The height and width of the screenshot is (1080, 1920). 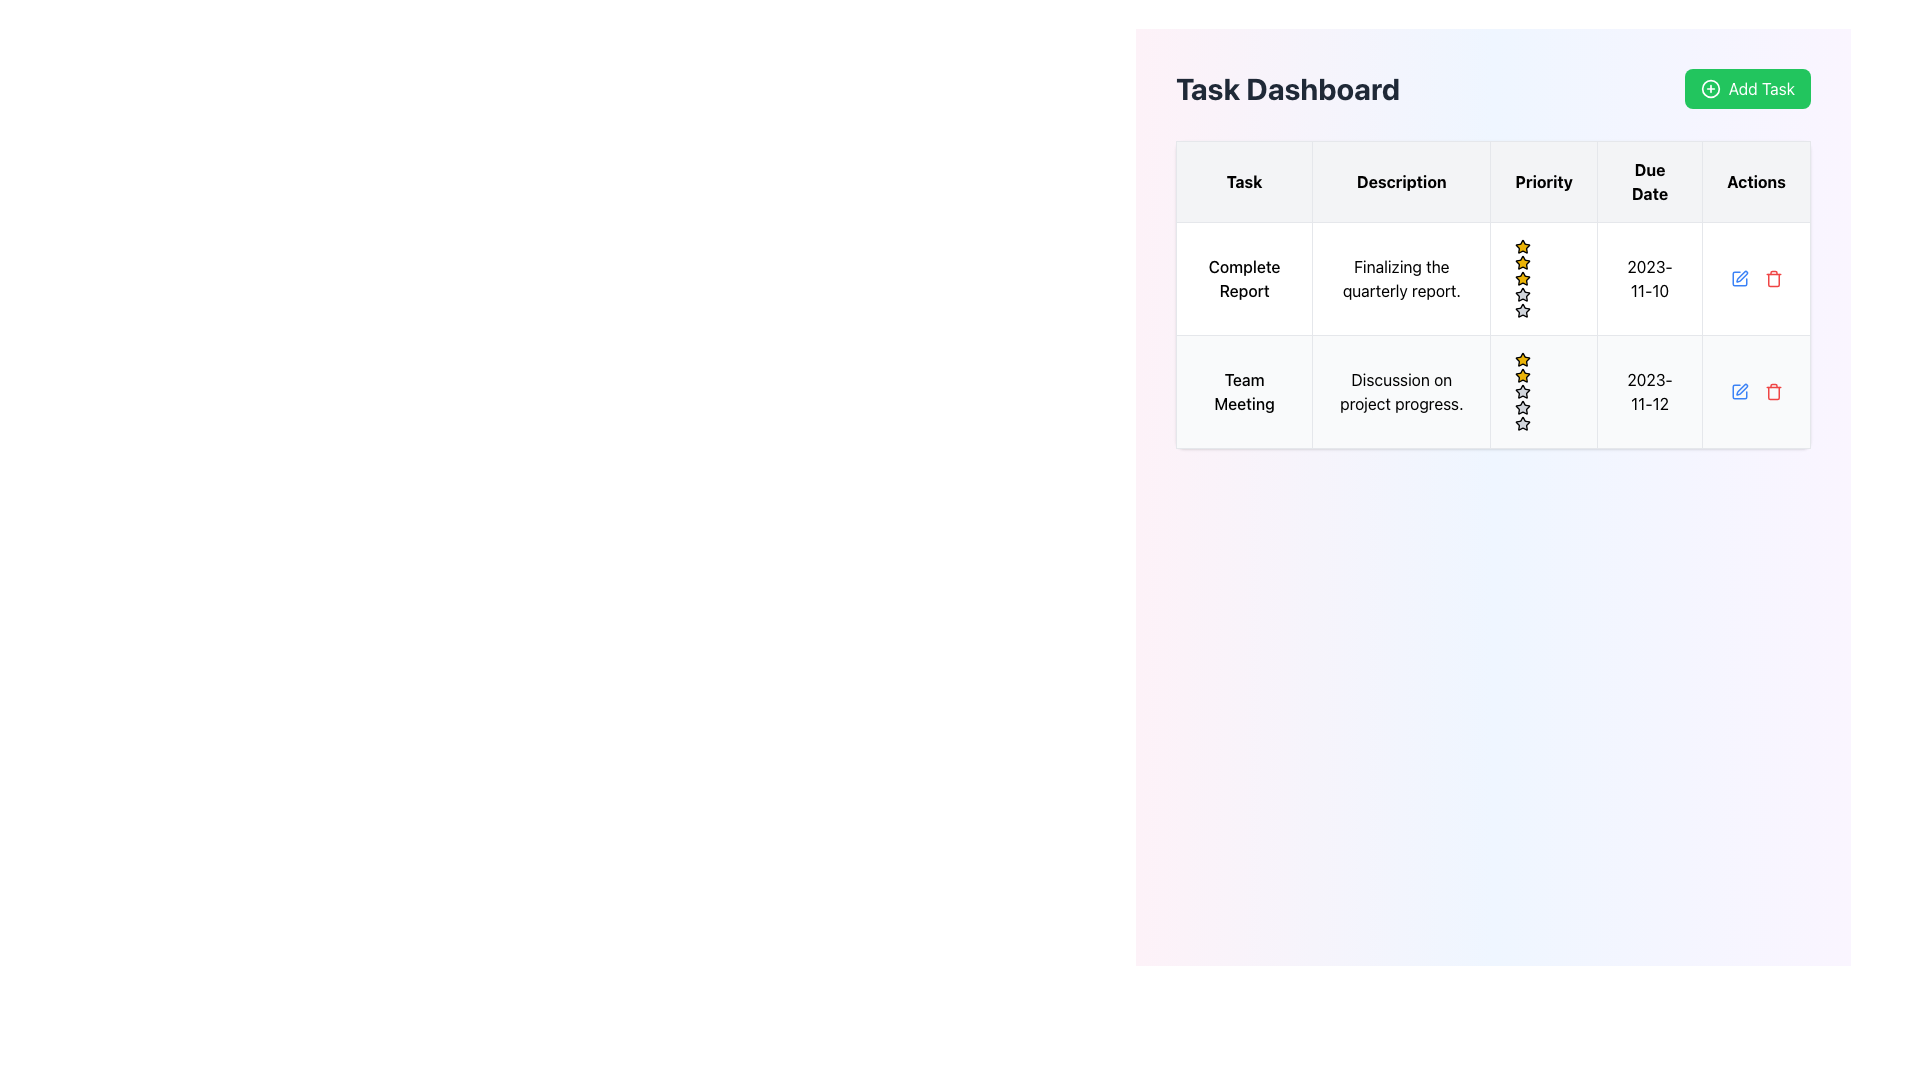 I want to click on the red trash icon button located in the 'Actions' column of the table, so click(x=1773, y=278).